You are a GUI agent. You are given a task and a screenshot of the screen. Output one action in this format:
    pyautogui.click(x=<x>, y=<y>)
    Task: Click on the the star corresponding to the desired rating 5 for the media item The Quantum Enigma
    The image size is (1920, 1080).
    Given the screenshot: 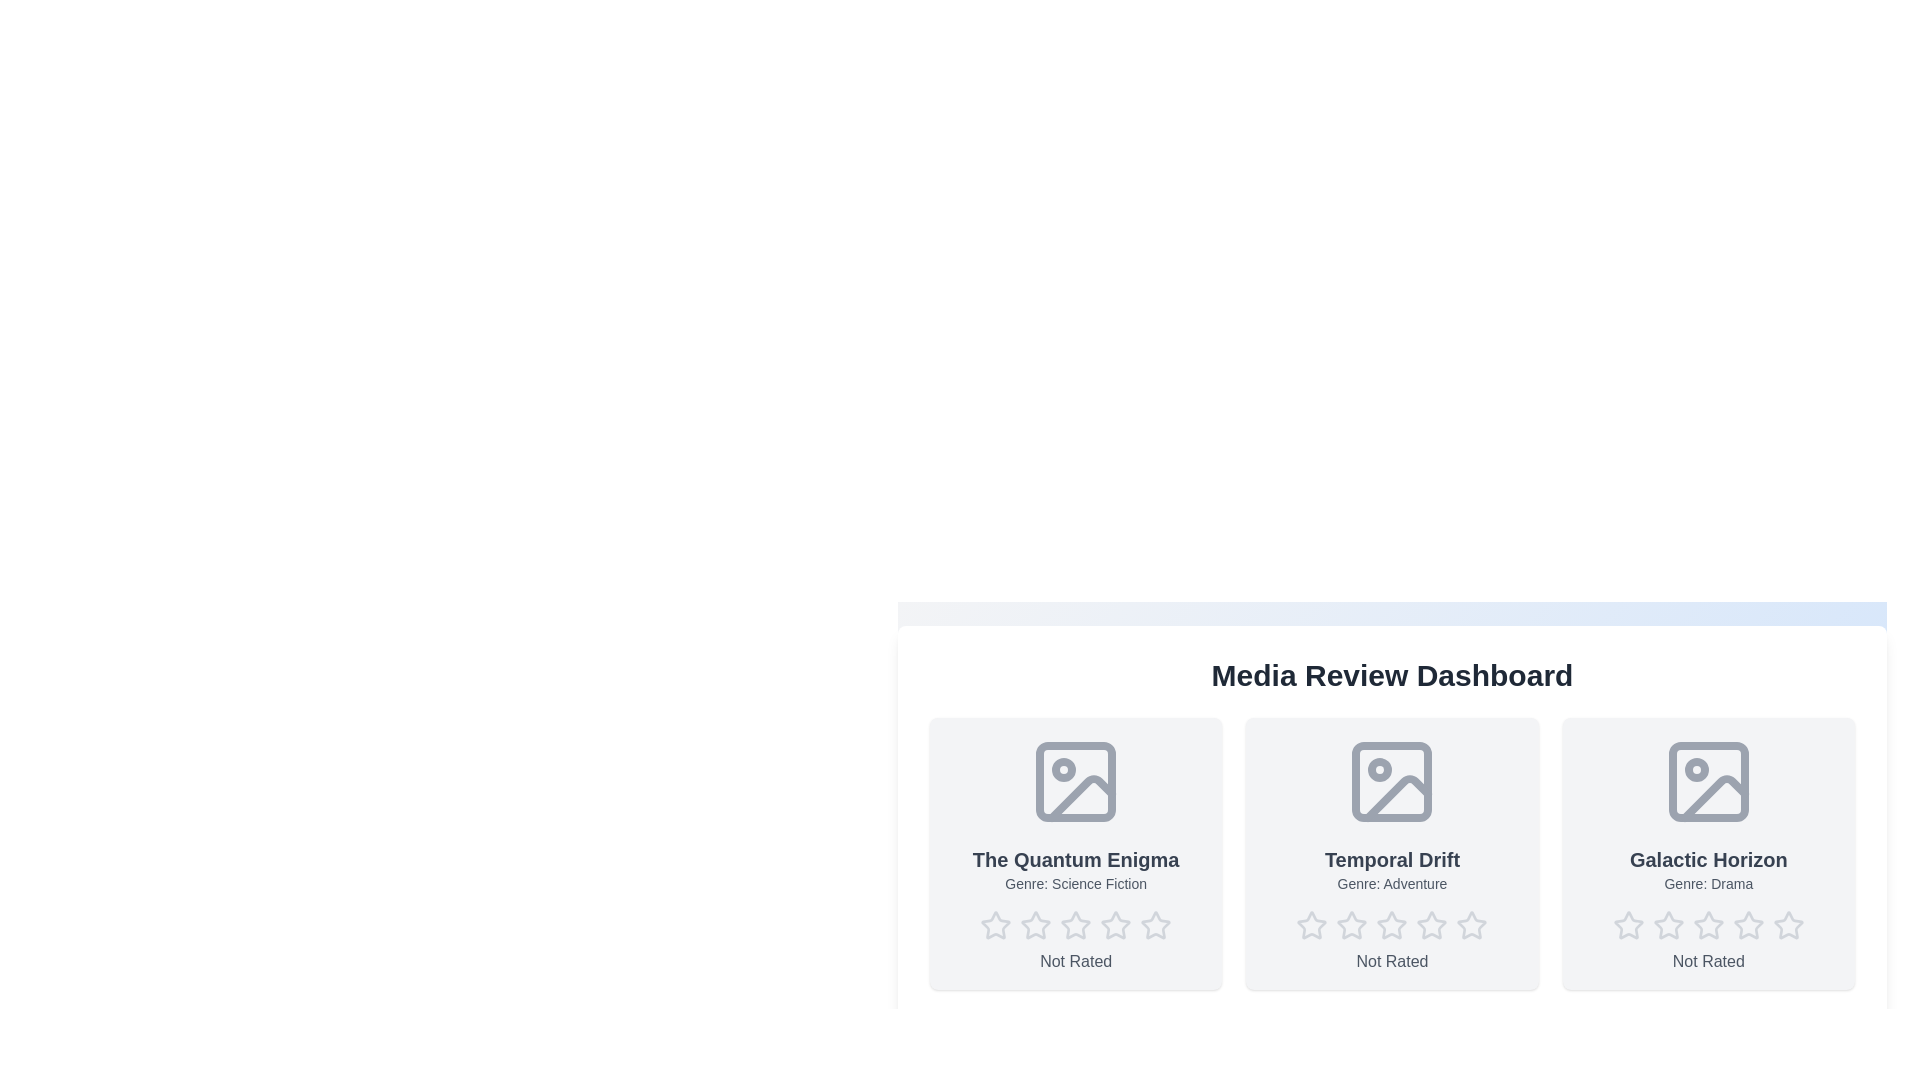 What is the action you would take?
    pyautogui.click(x=1156, y=925)
    